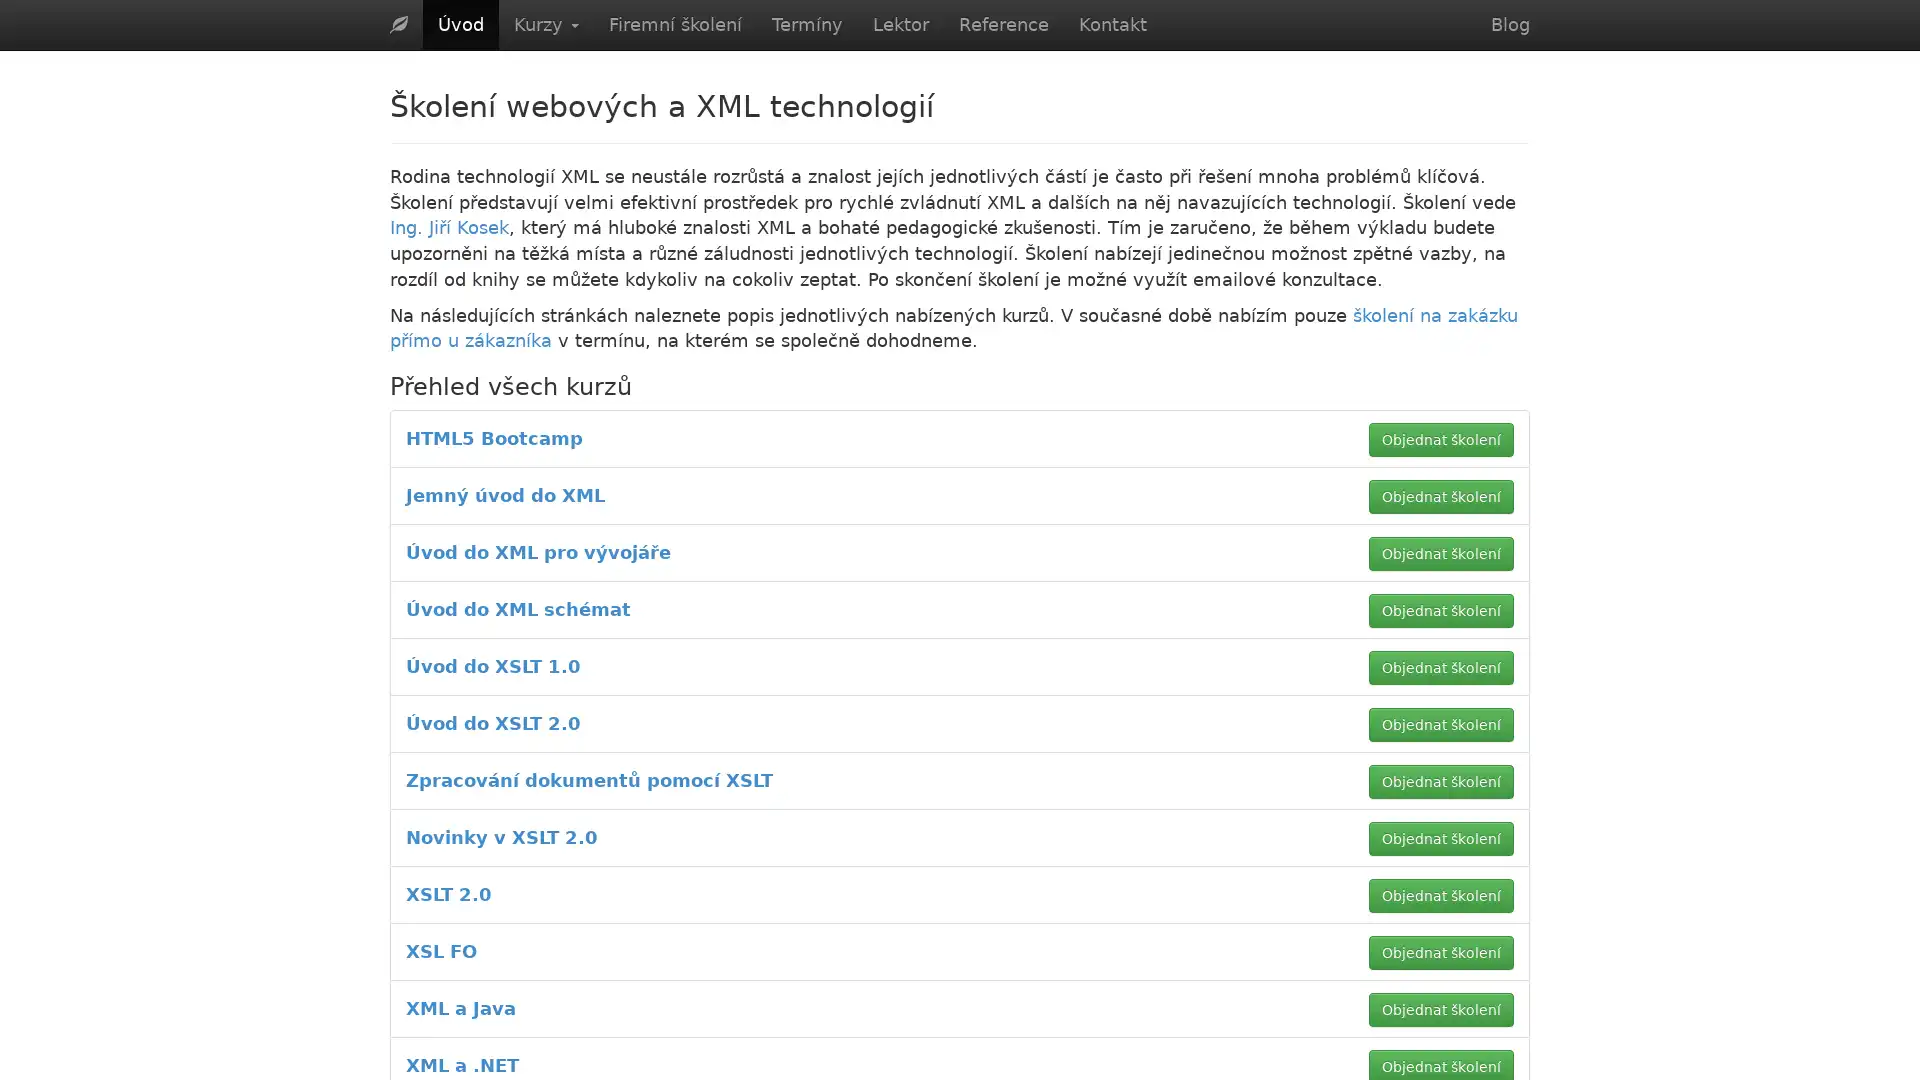 The width and height of the screenshot is (1920, 1080). I want to click on Objednat skoleni, so click(1441, 438).